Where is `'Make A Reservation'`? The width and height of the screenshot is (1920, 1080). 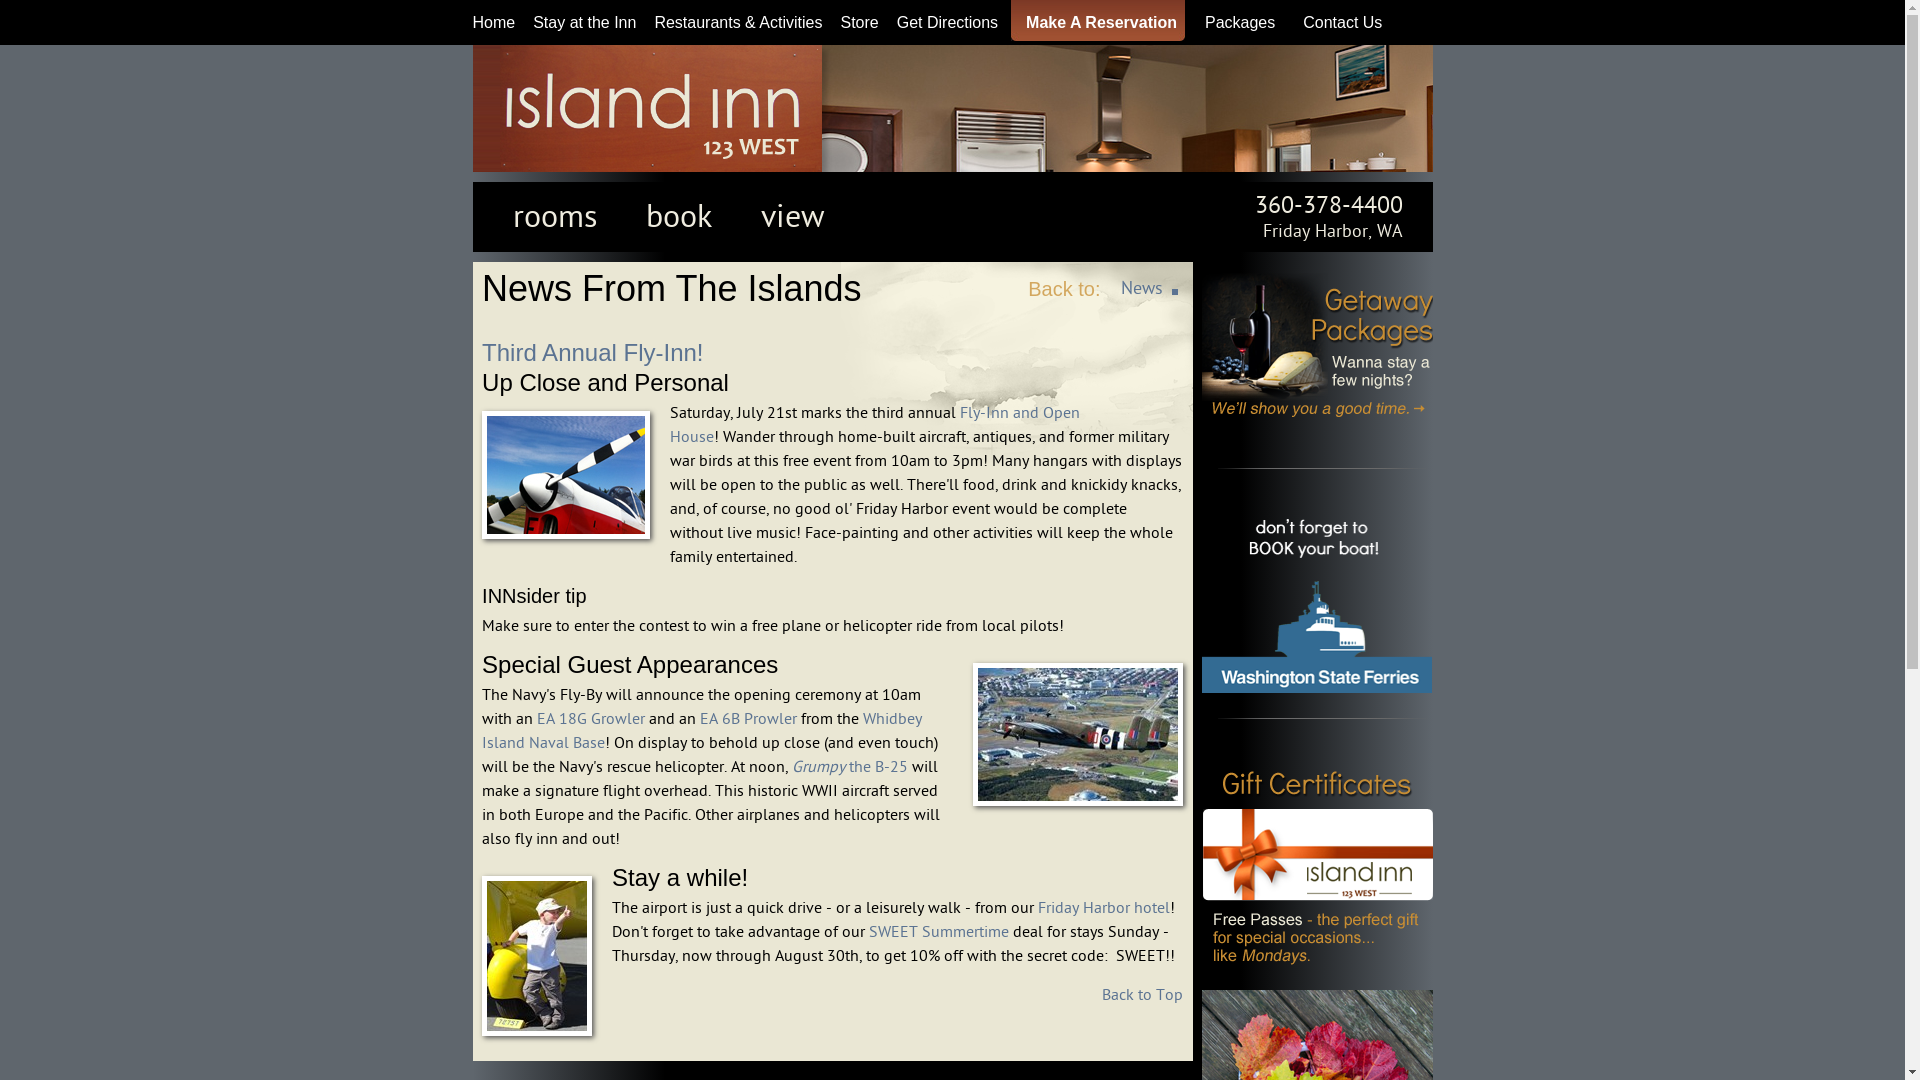
'Make A Reservation' is located at coordinates (1095, 22).